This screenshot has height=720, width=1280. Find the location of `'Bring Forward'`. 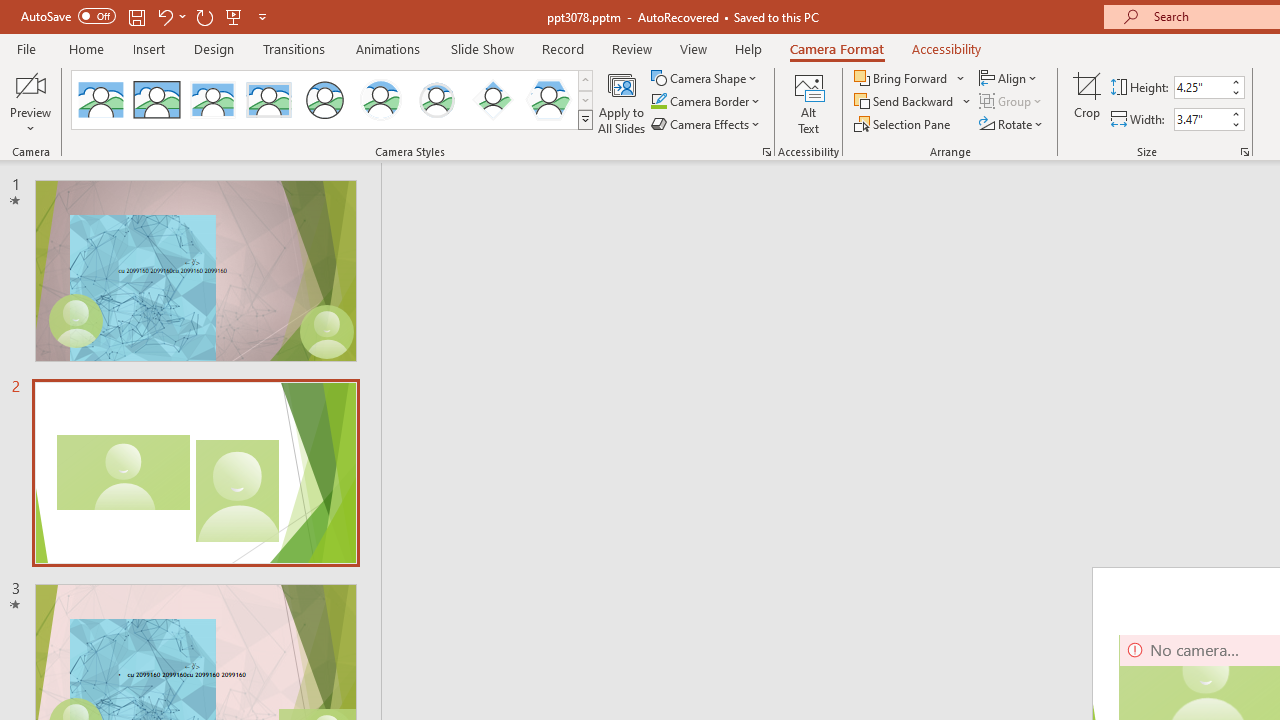

'Bring Forward' is located at coordinates (909, 77).